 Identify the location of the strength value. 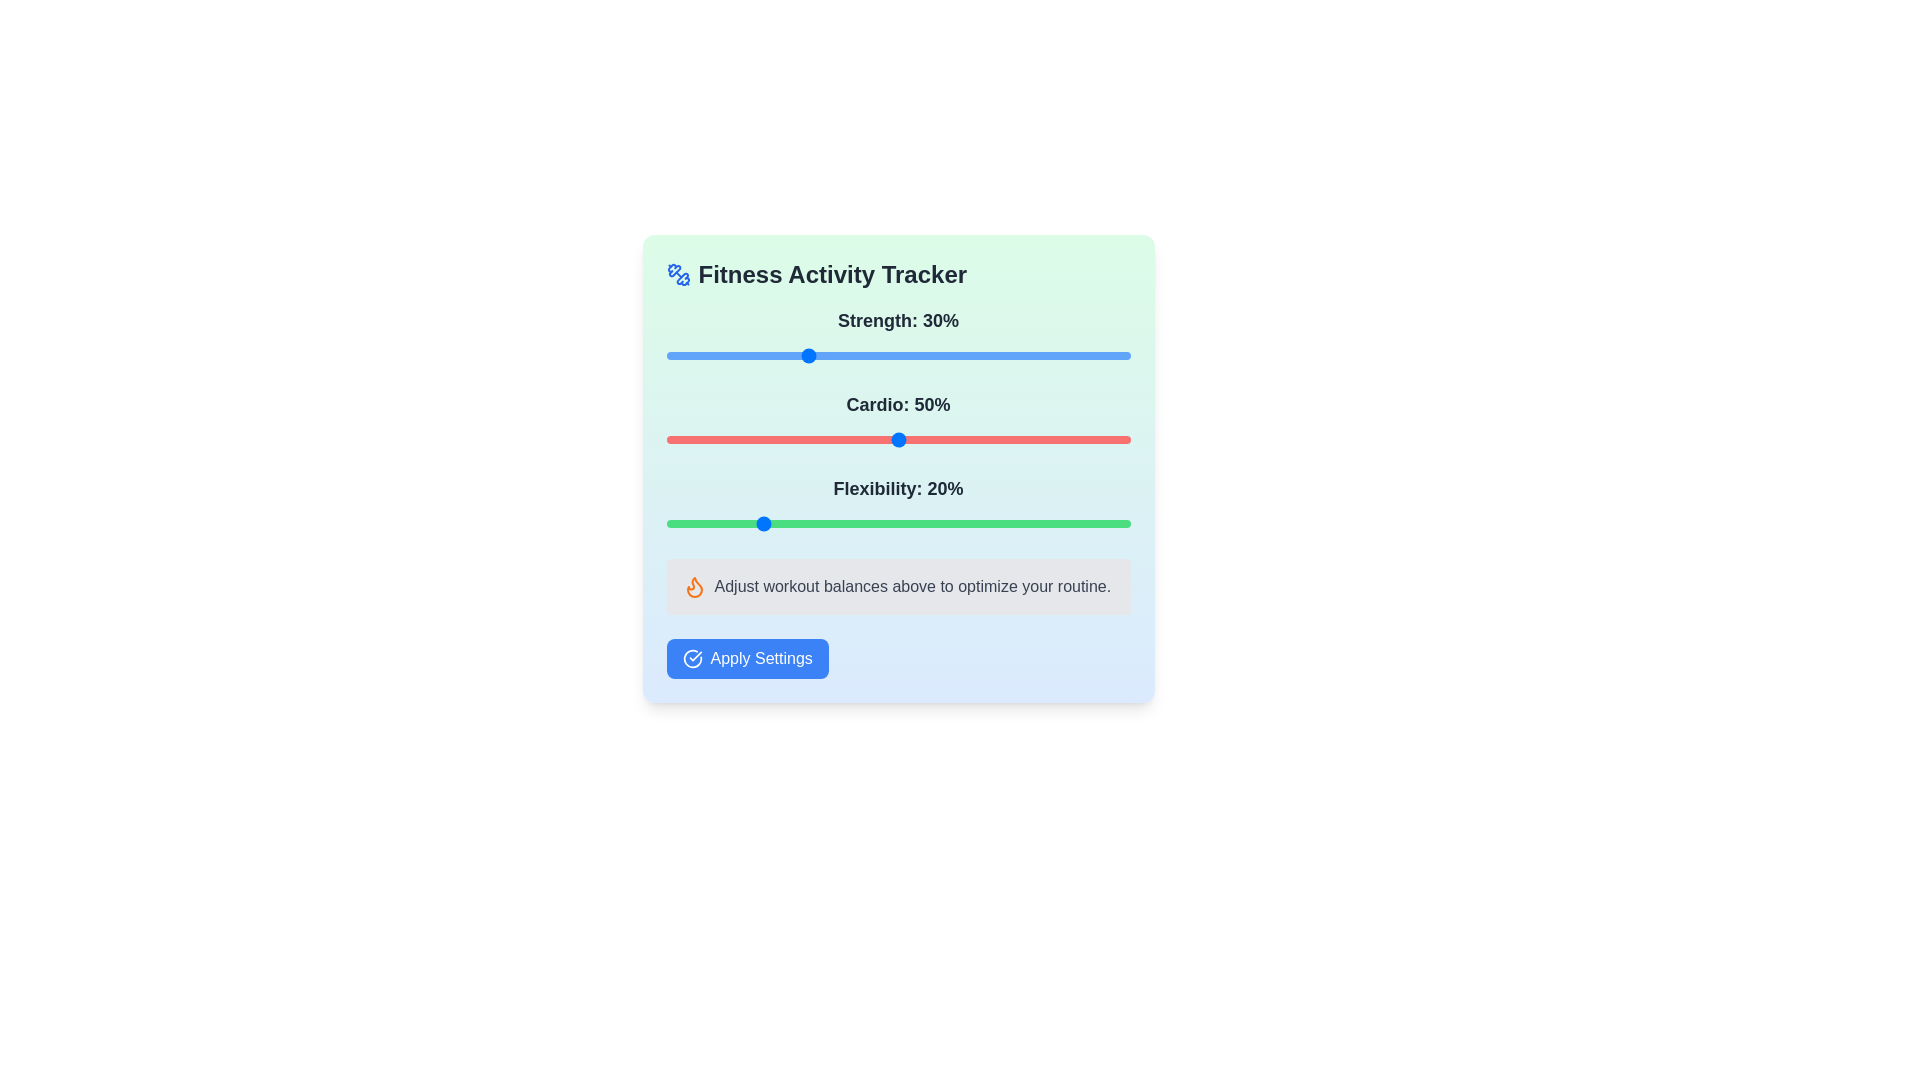
(866, 354).